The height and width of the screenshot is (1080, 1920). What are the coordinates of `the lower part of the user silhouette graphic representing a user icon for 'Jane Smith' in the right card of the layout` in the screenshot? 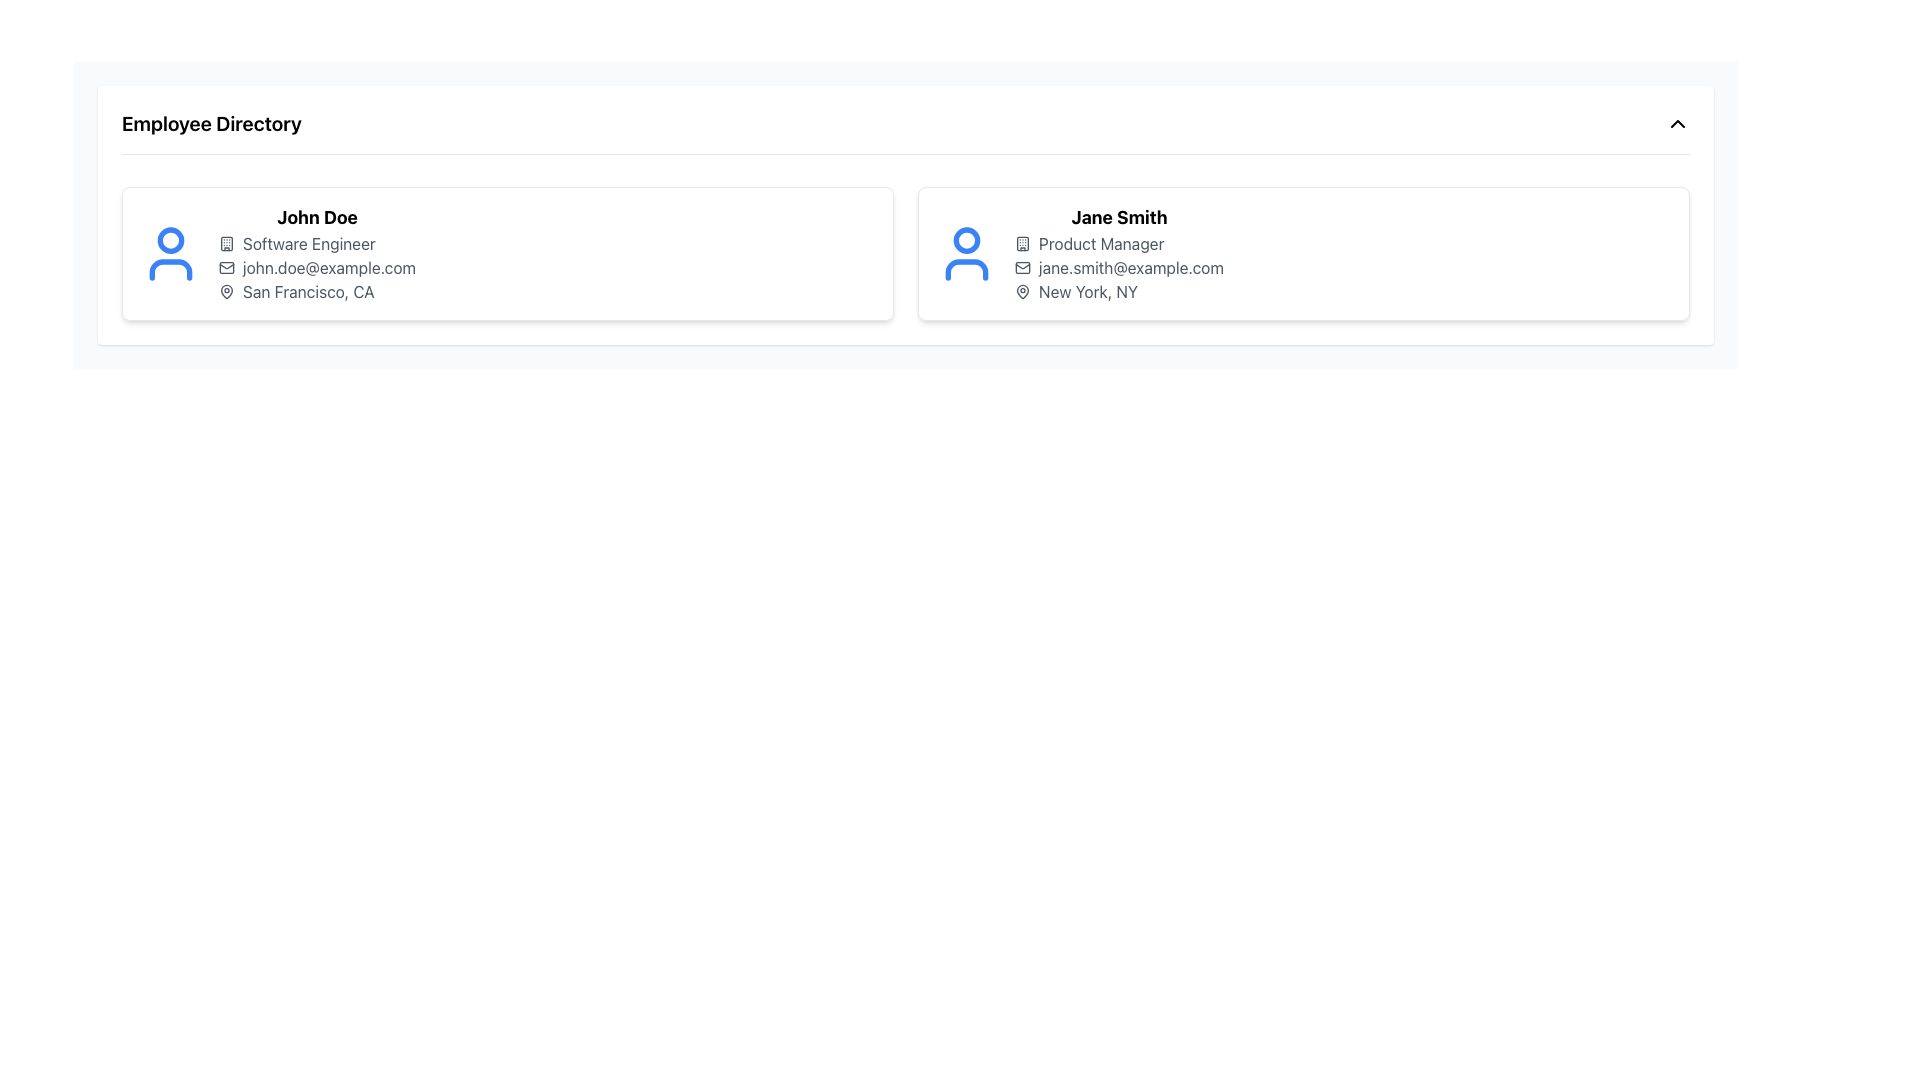 It's located at (966, 270).